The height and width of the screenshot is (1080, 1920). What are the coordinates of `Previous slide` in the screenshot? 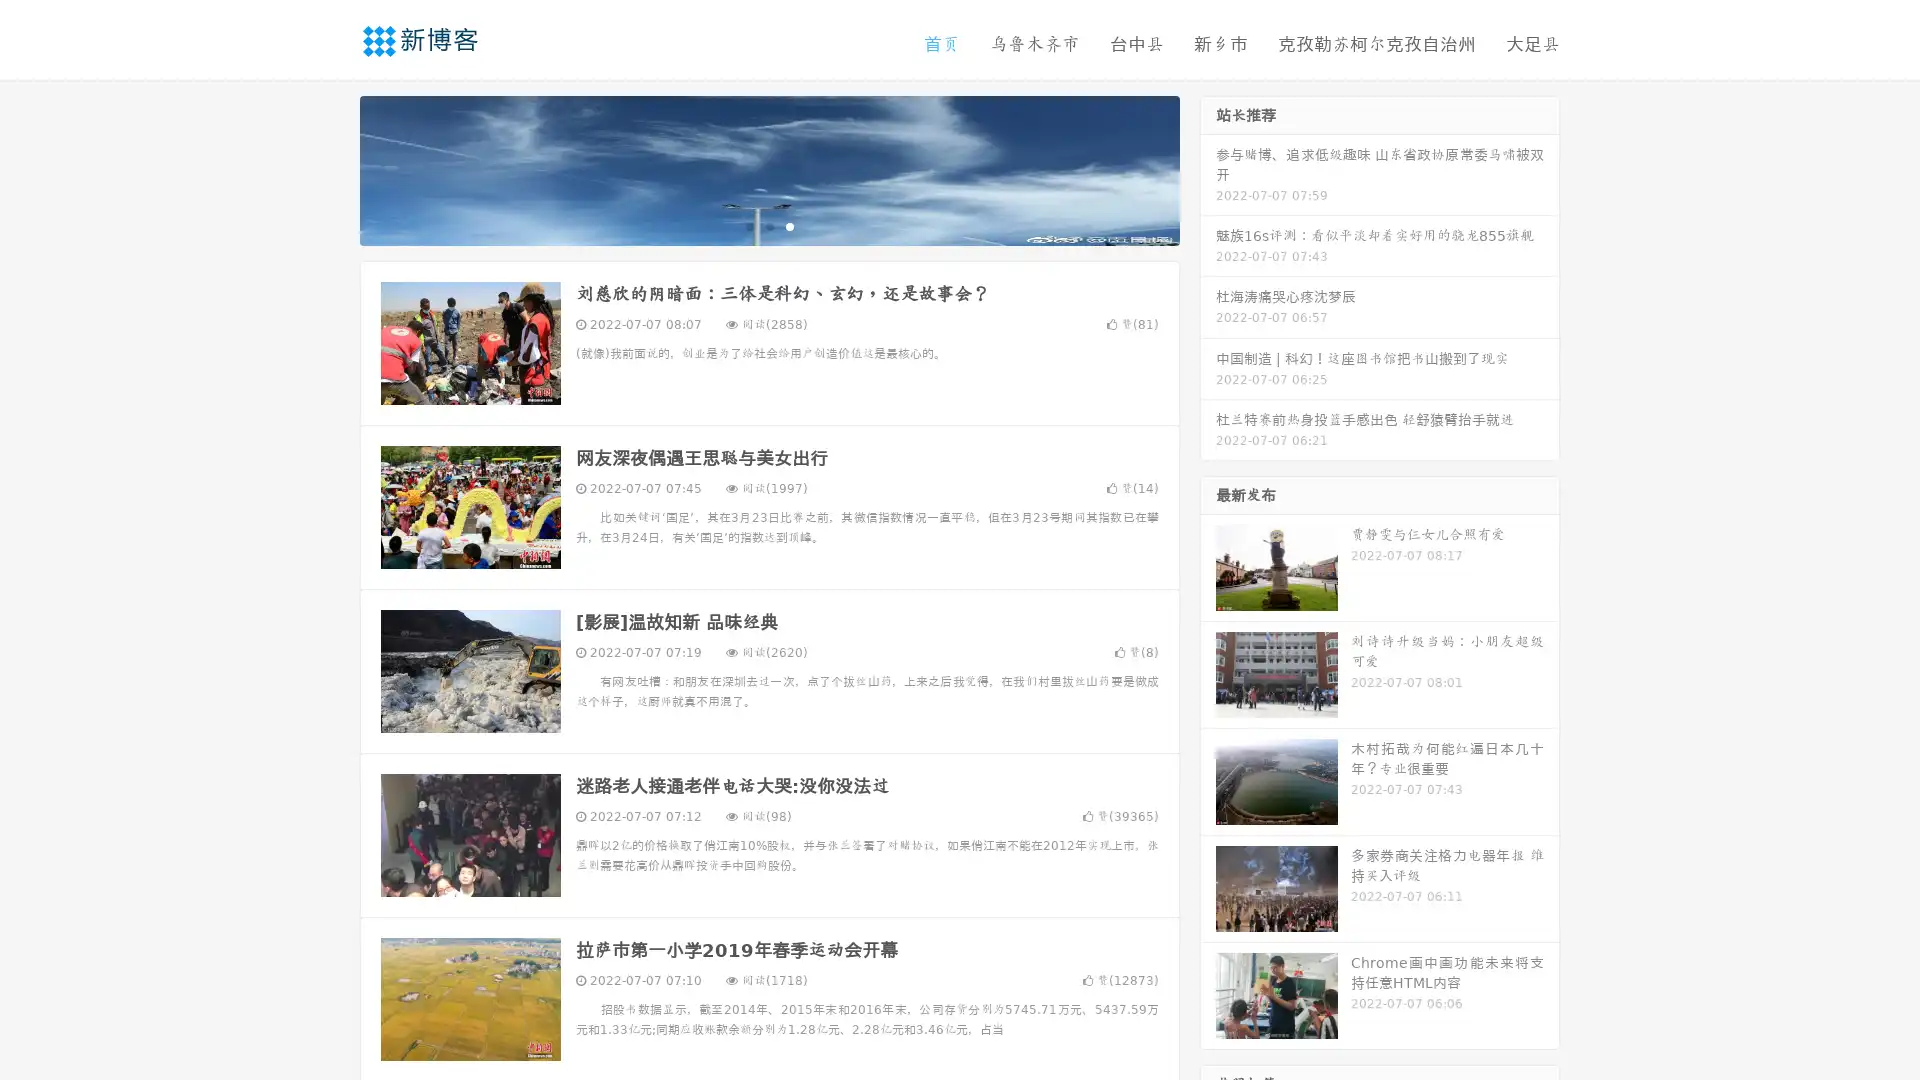 It's located at (330, 168).